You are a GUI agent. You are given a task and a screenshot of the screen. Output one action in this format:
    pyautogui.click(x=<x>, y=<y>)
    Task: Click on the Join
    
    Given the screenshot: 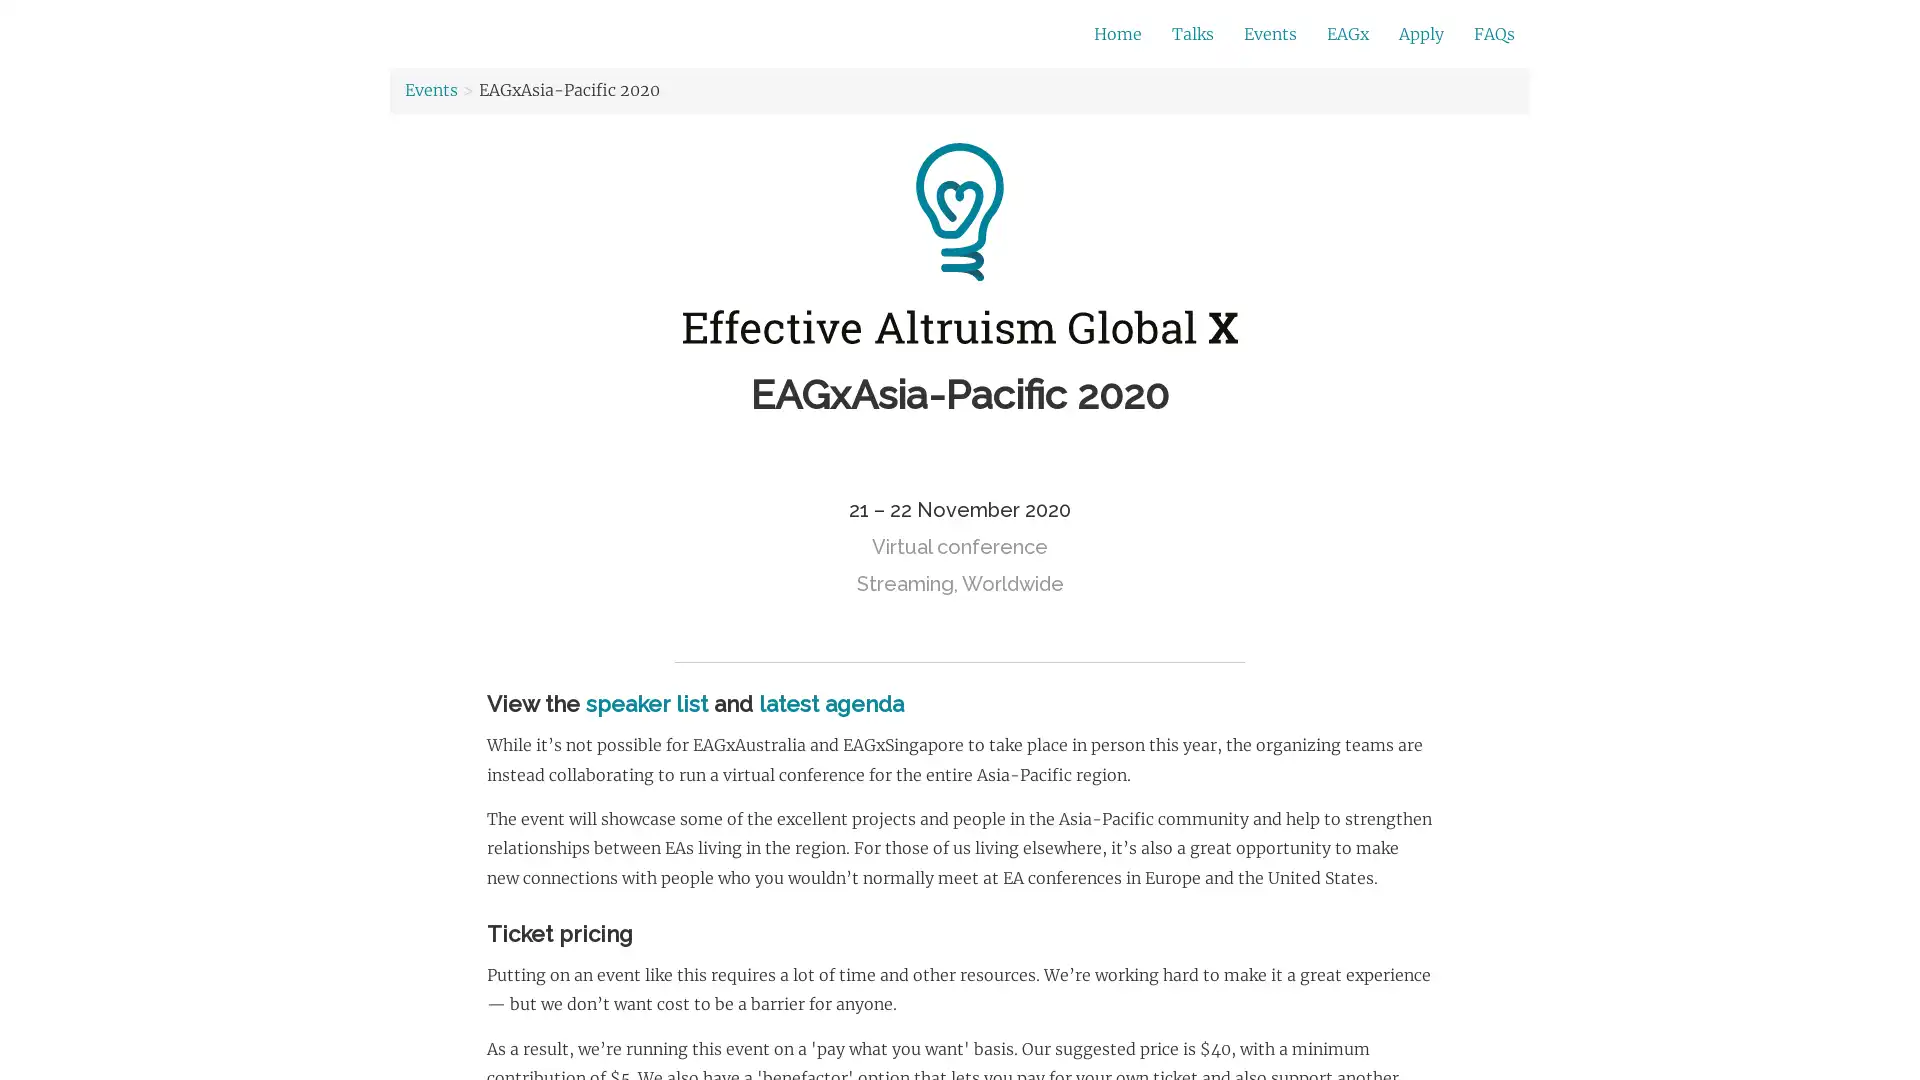 What is the action you would take?
    pyautogui.click(x=1309, y=35)
    